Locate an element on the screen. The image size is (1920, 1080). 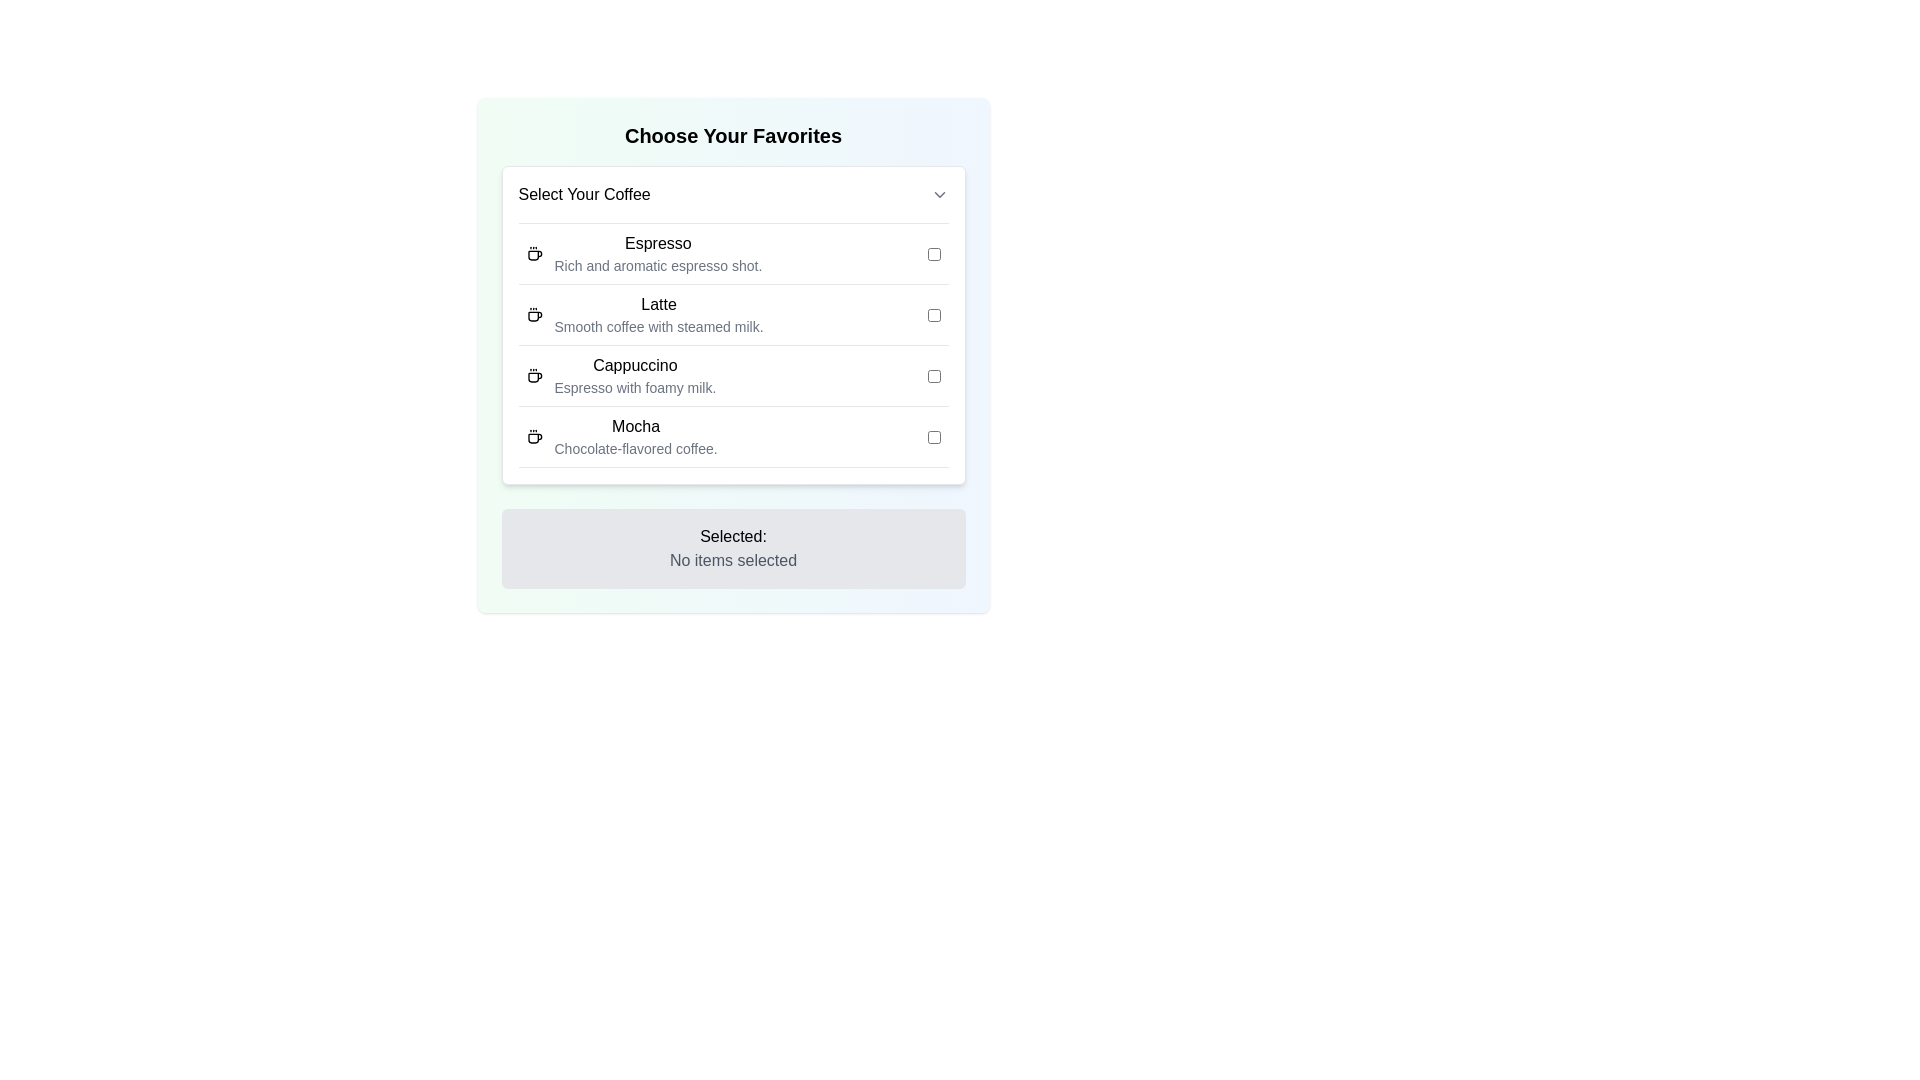
the third coffee option in the selection panel, which is labeled with its name in bold and description is located at coordinates (732, 344).